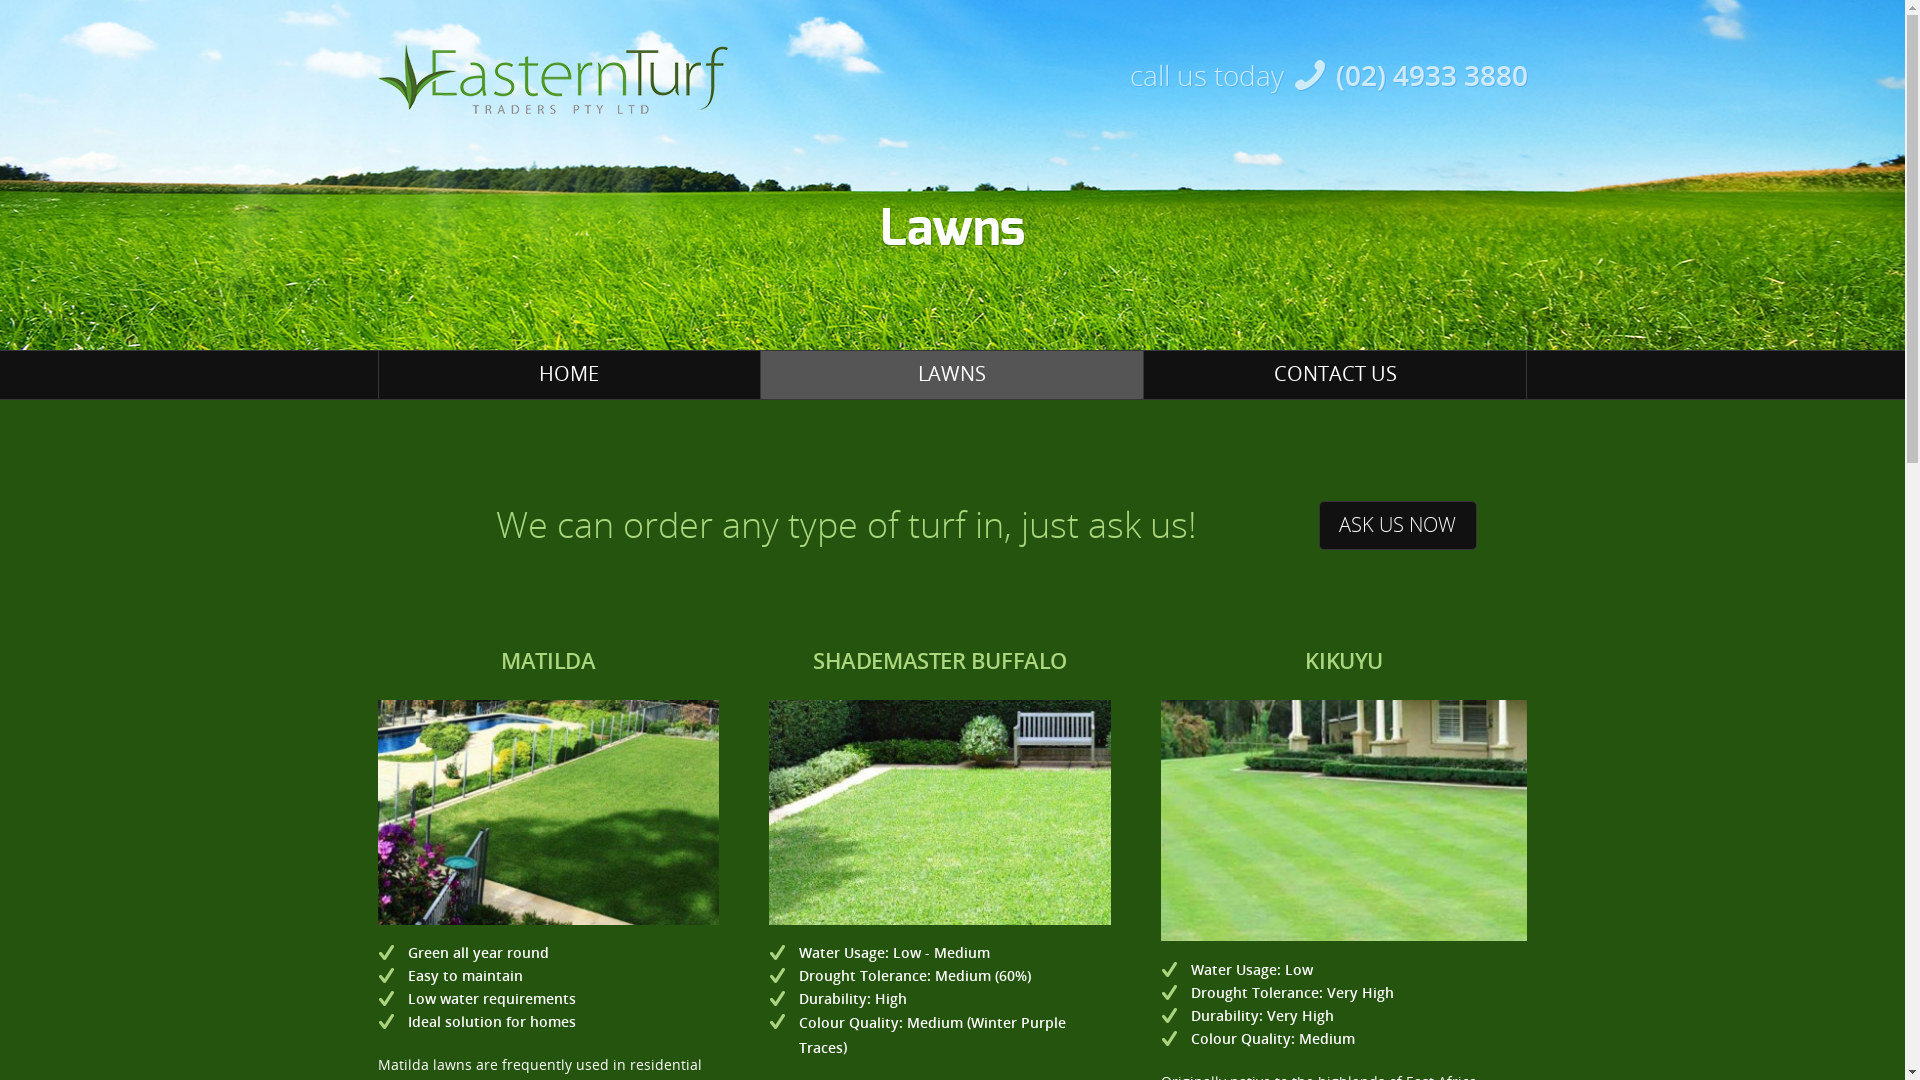  Describe the element at coordinates (1430, 73) in the screenshot. I see `'(02) 4933 3880'` at that location.